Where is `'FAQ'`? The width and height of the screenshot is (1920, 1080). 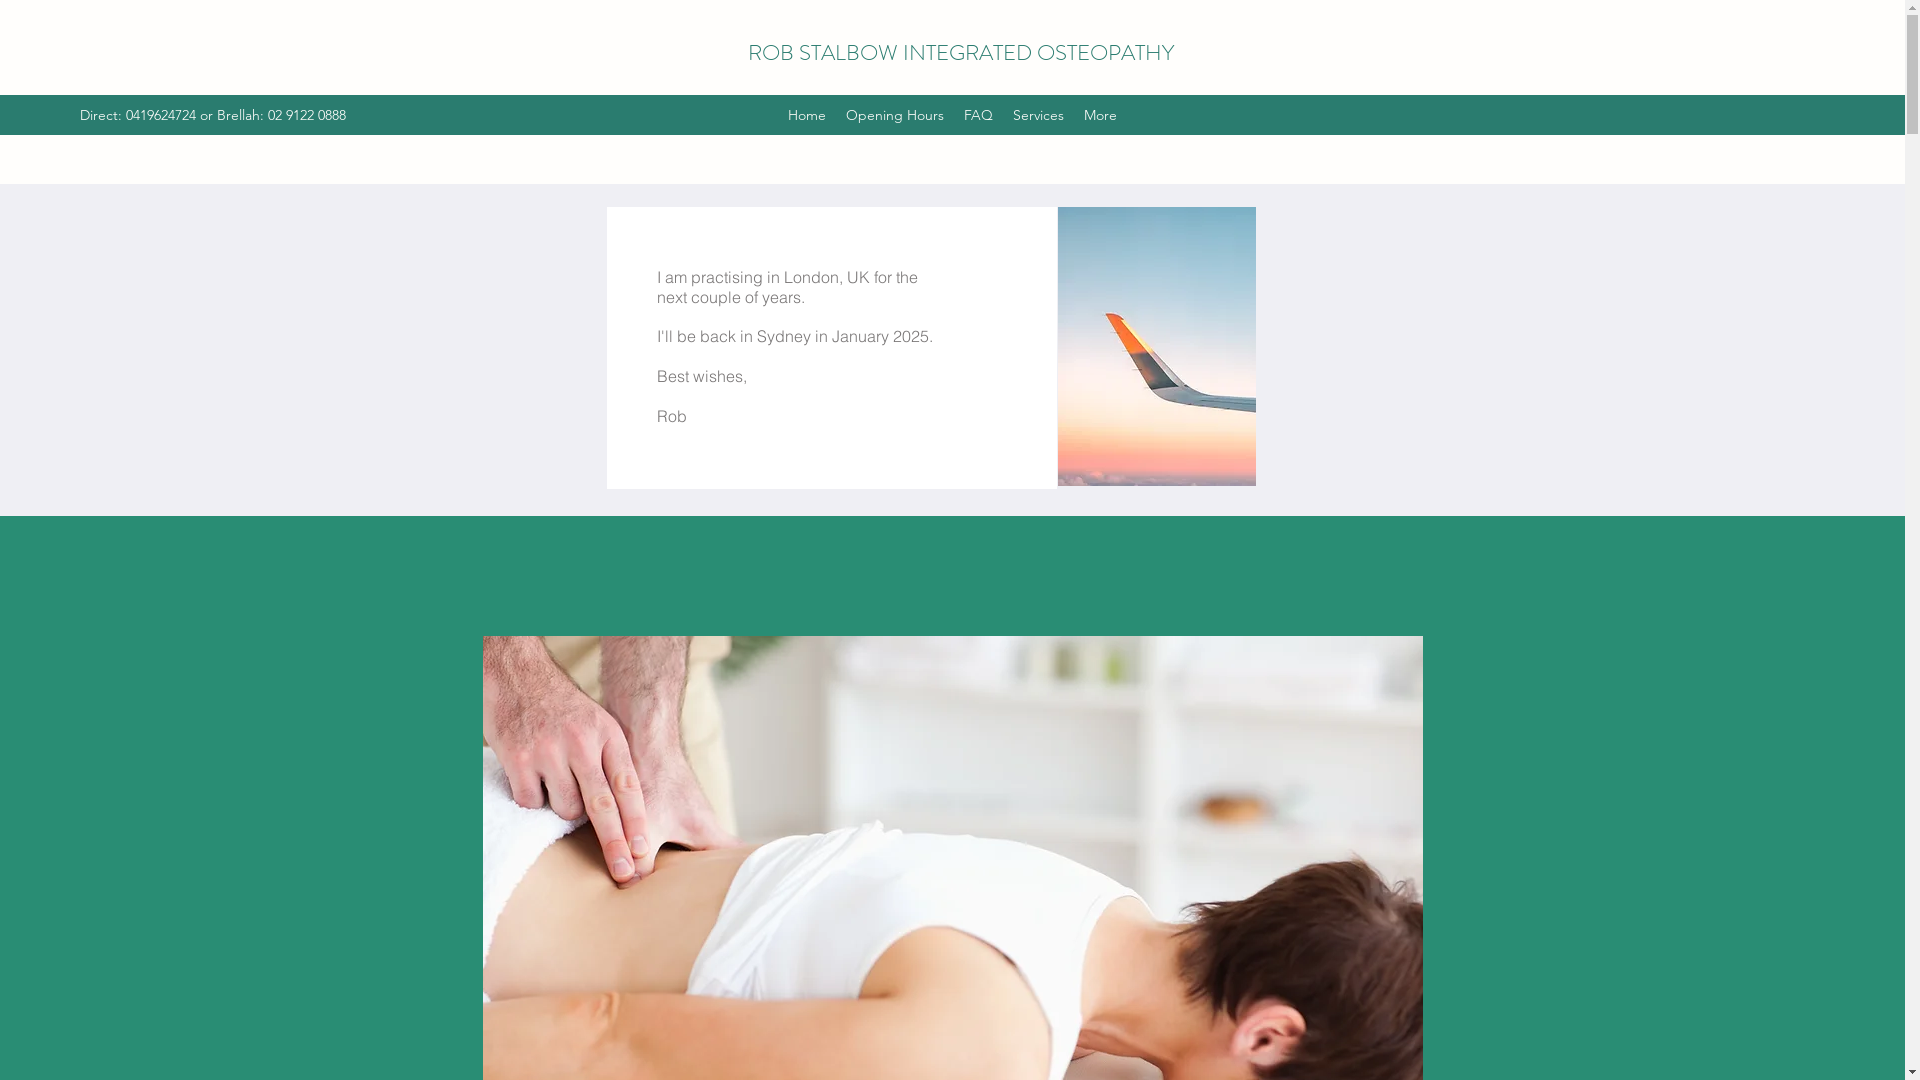
'FAQ' is located at coordinates (978, 115).